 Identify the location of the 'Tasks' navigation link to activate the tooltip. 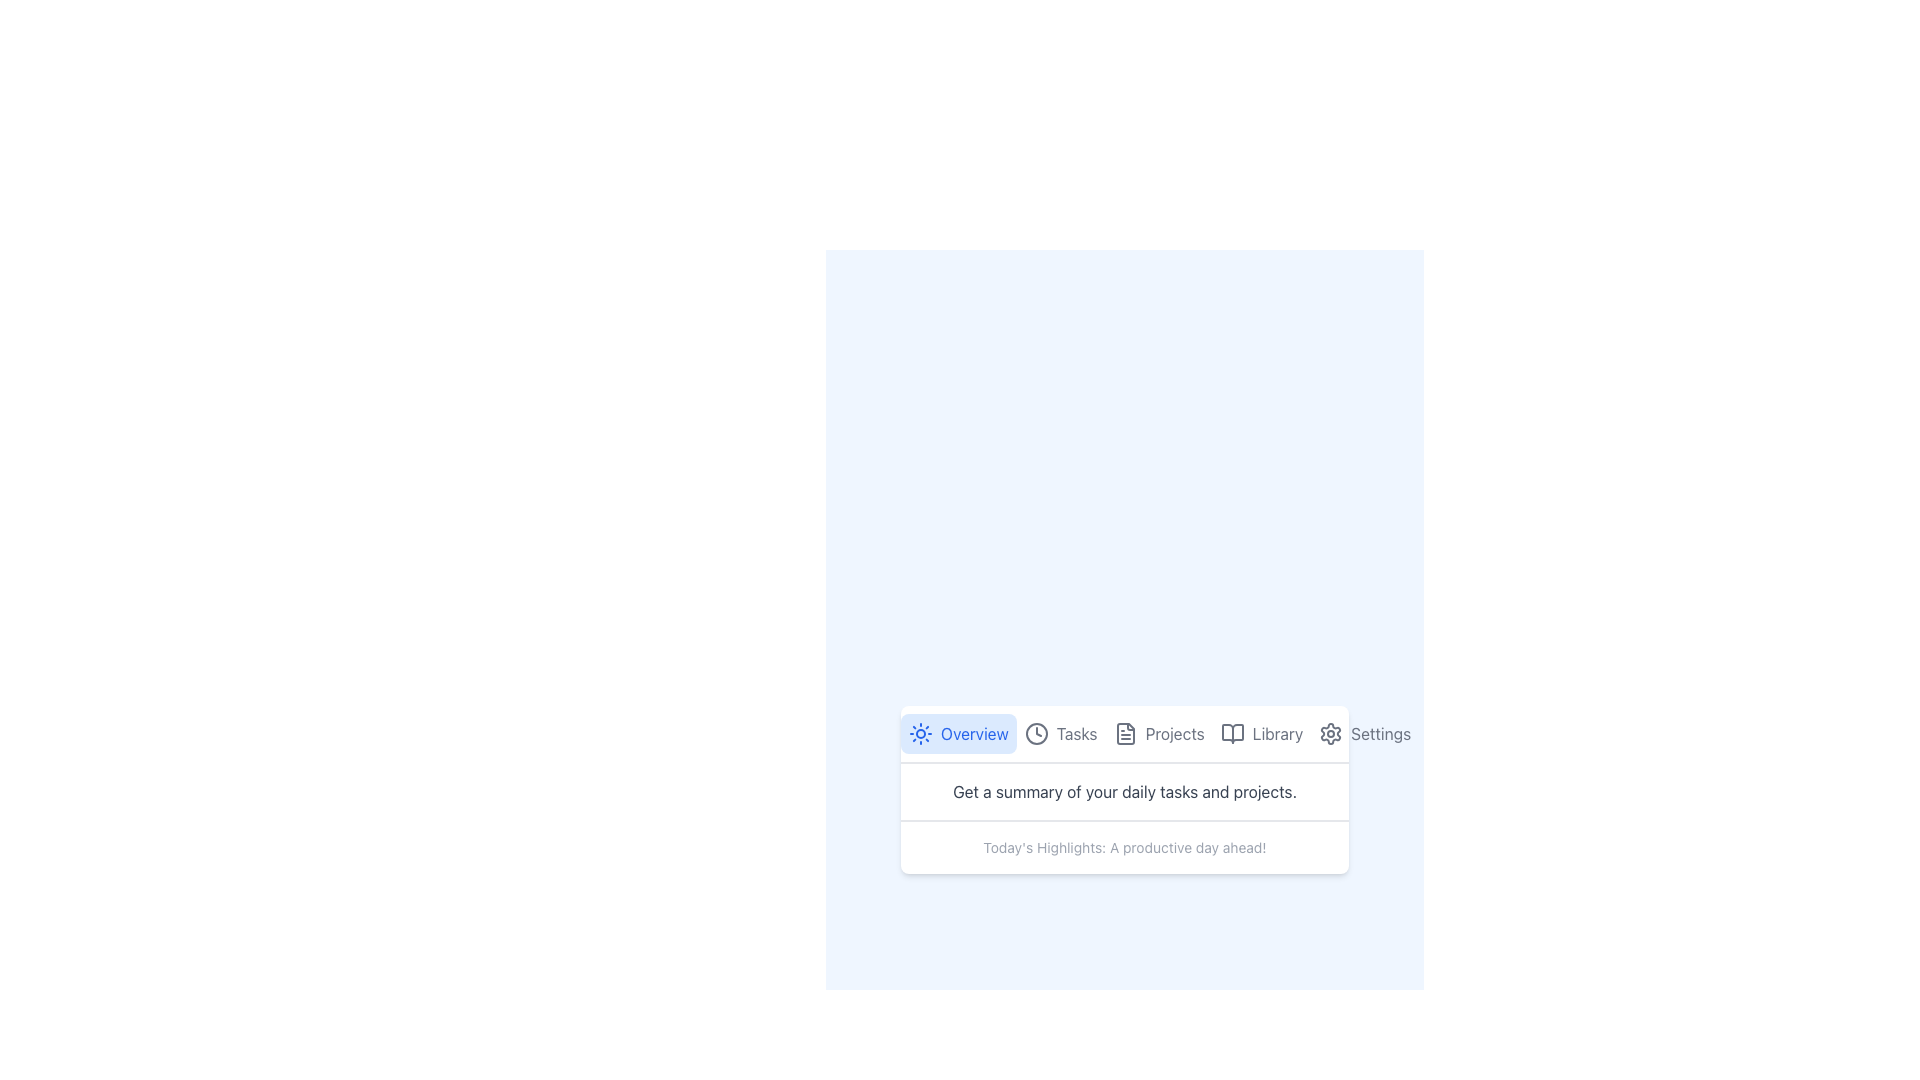
(1075, 733).